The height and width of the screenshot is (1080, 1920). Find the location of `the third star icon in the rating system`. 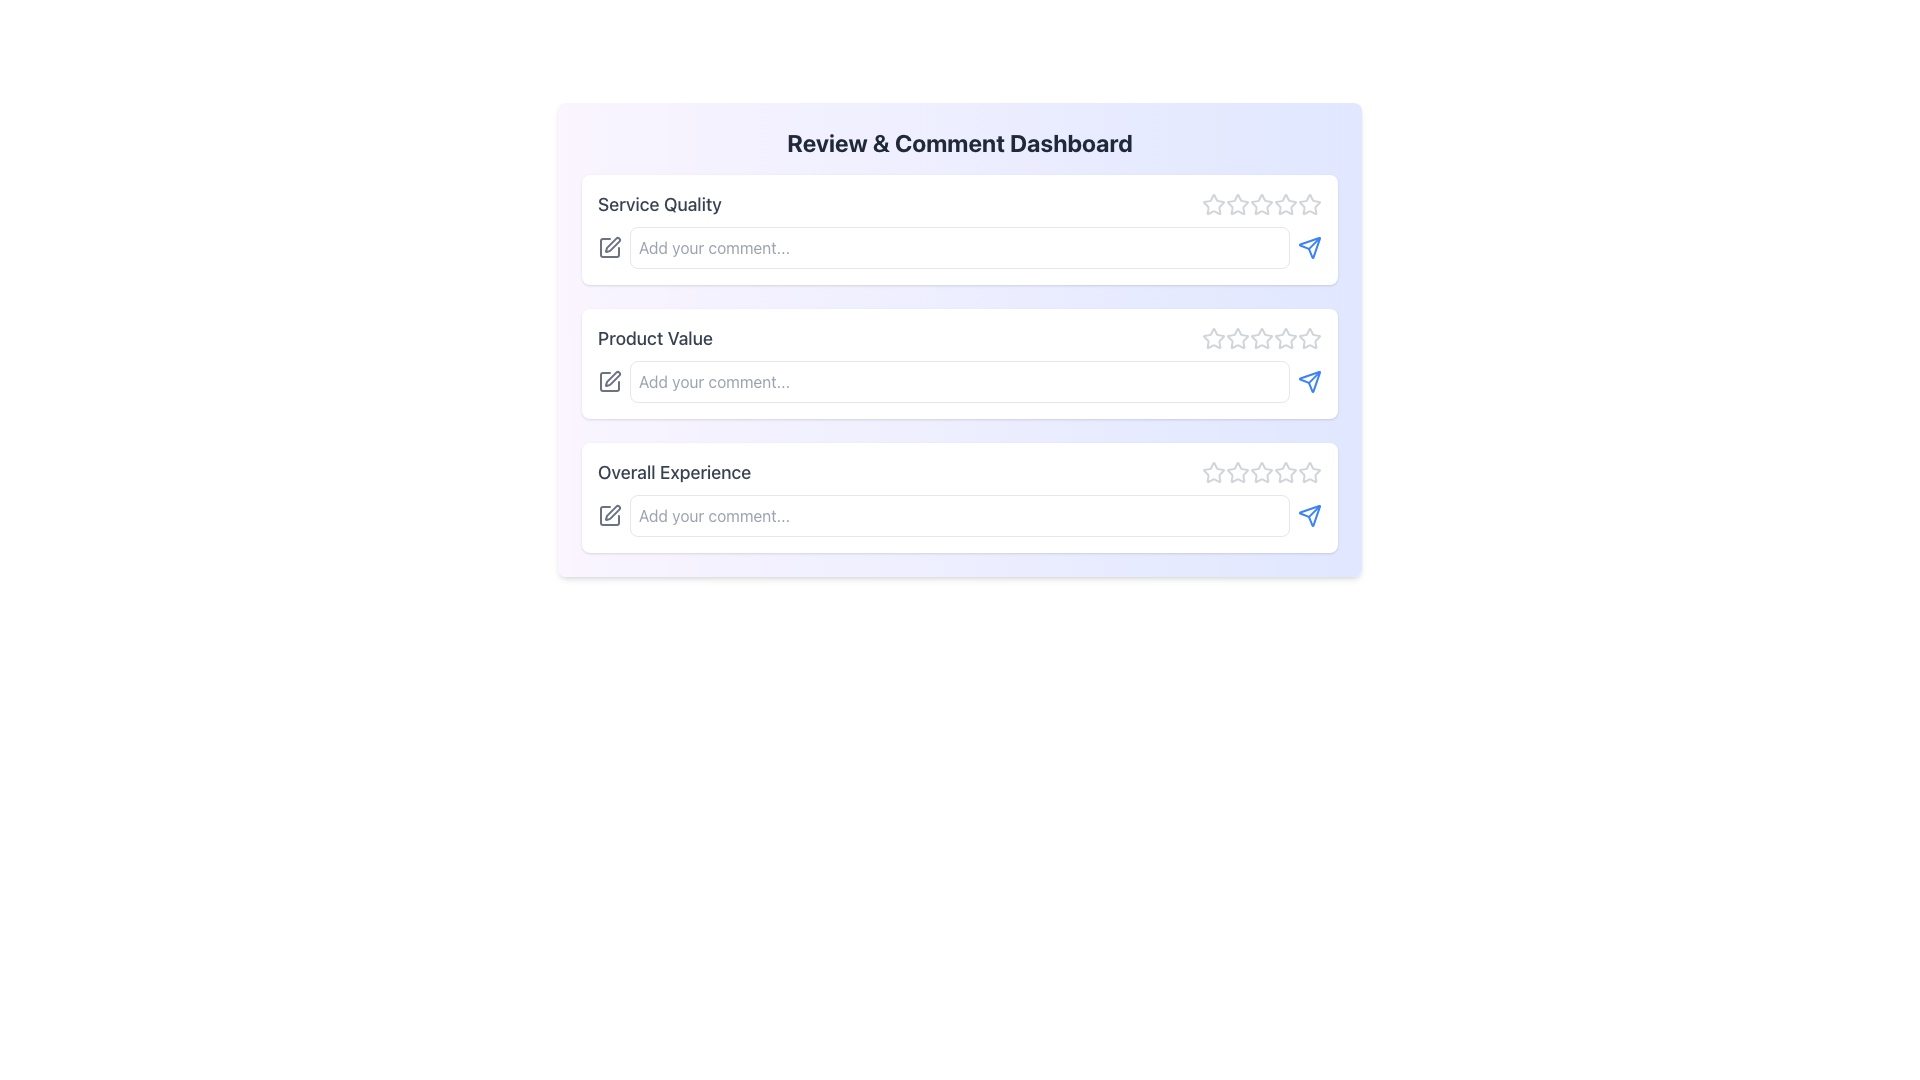

the third star icon in the rating system is located at coordinates (1261, 204).